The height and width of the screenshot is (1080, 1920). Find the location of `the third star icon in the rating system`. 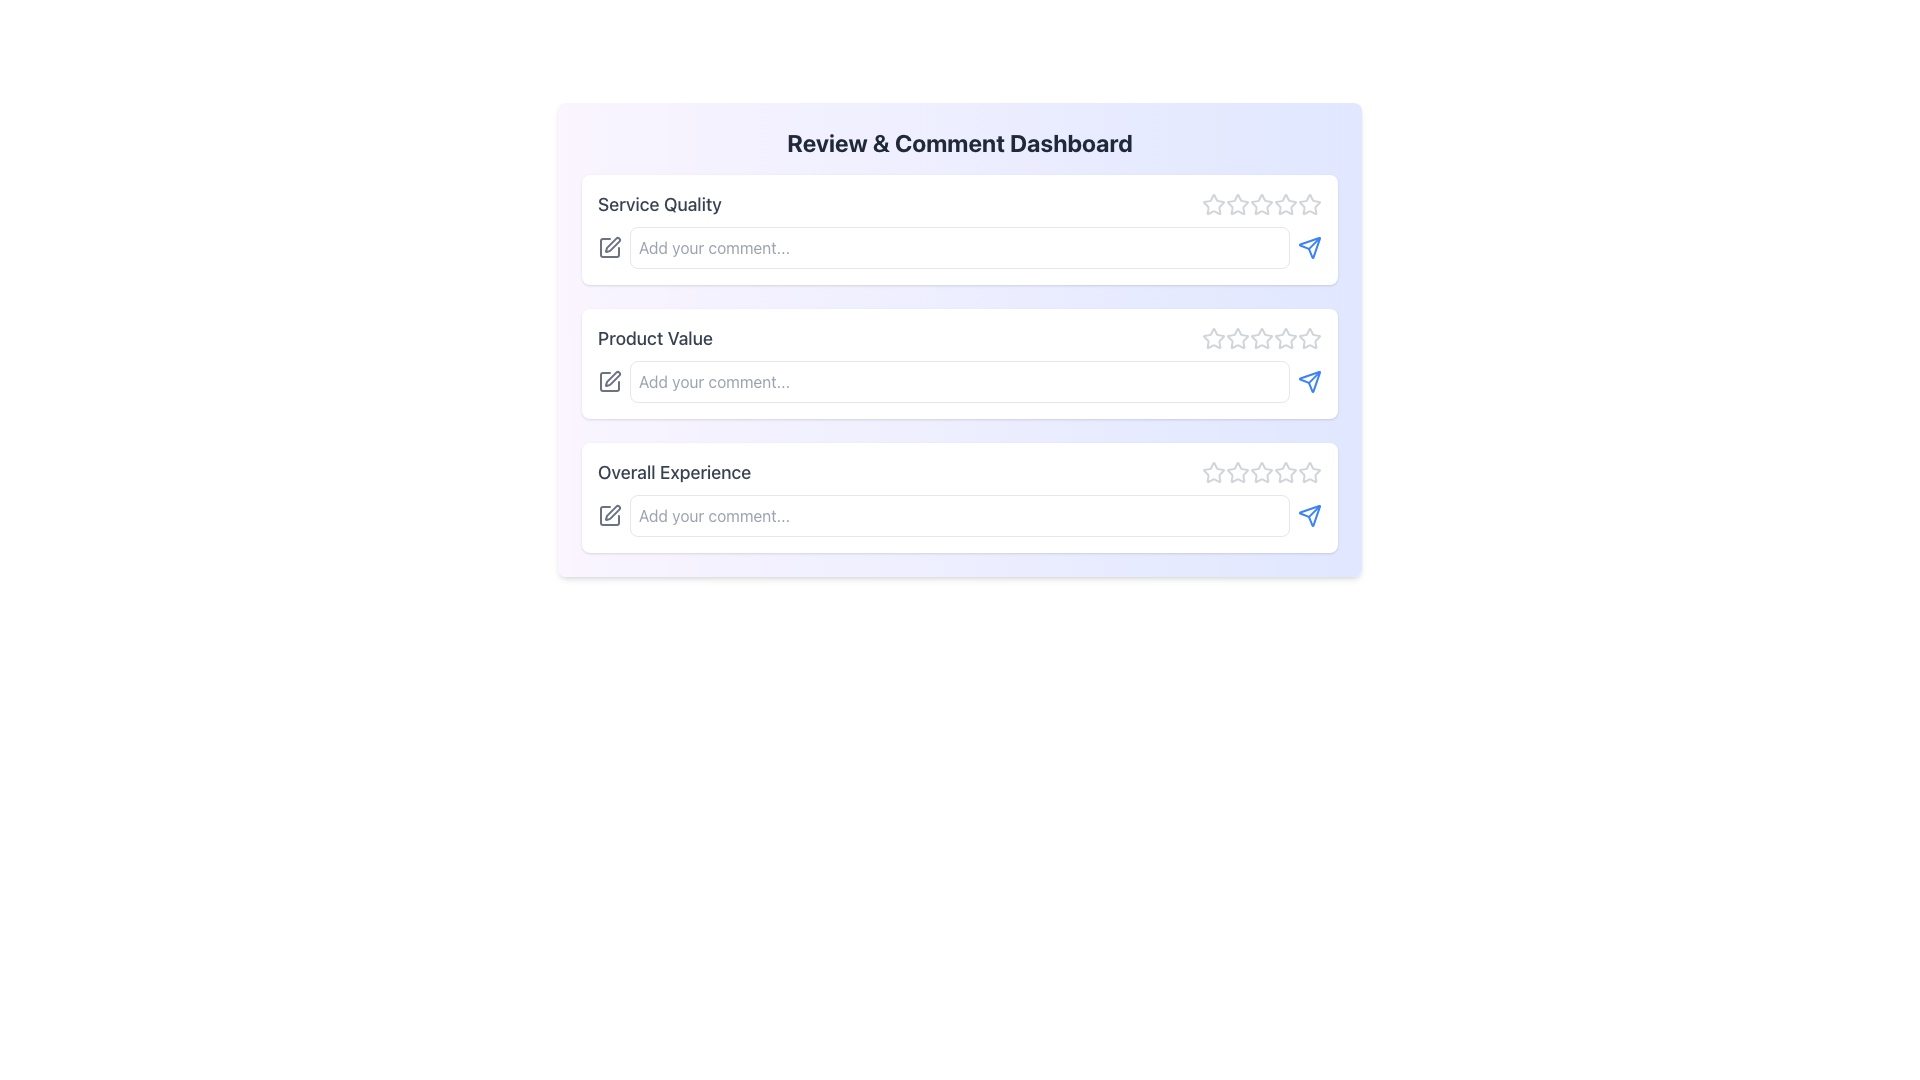

the third star icon in the rating system is located at coordinates (1261, 204).